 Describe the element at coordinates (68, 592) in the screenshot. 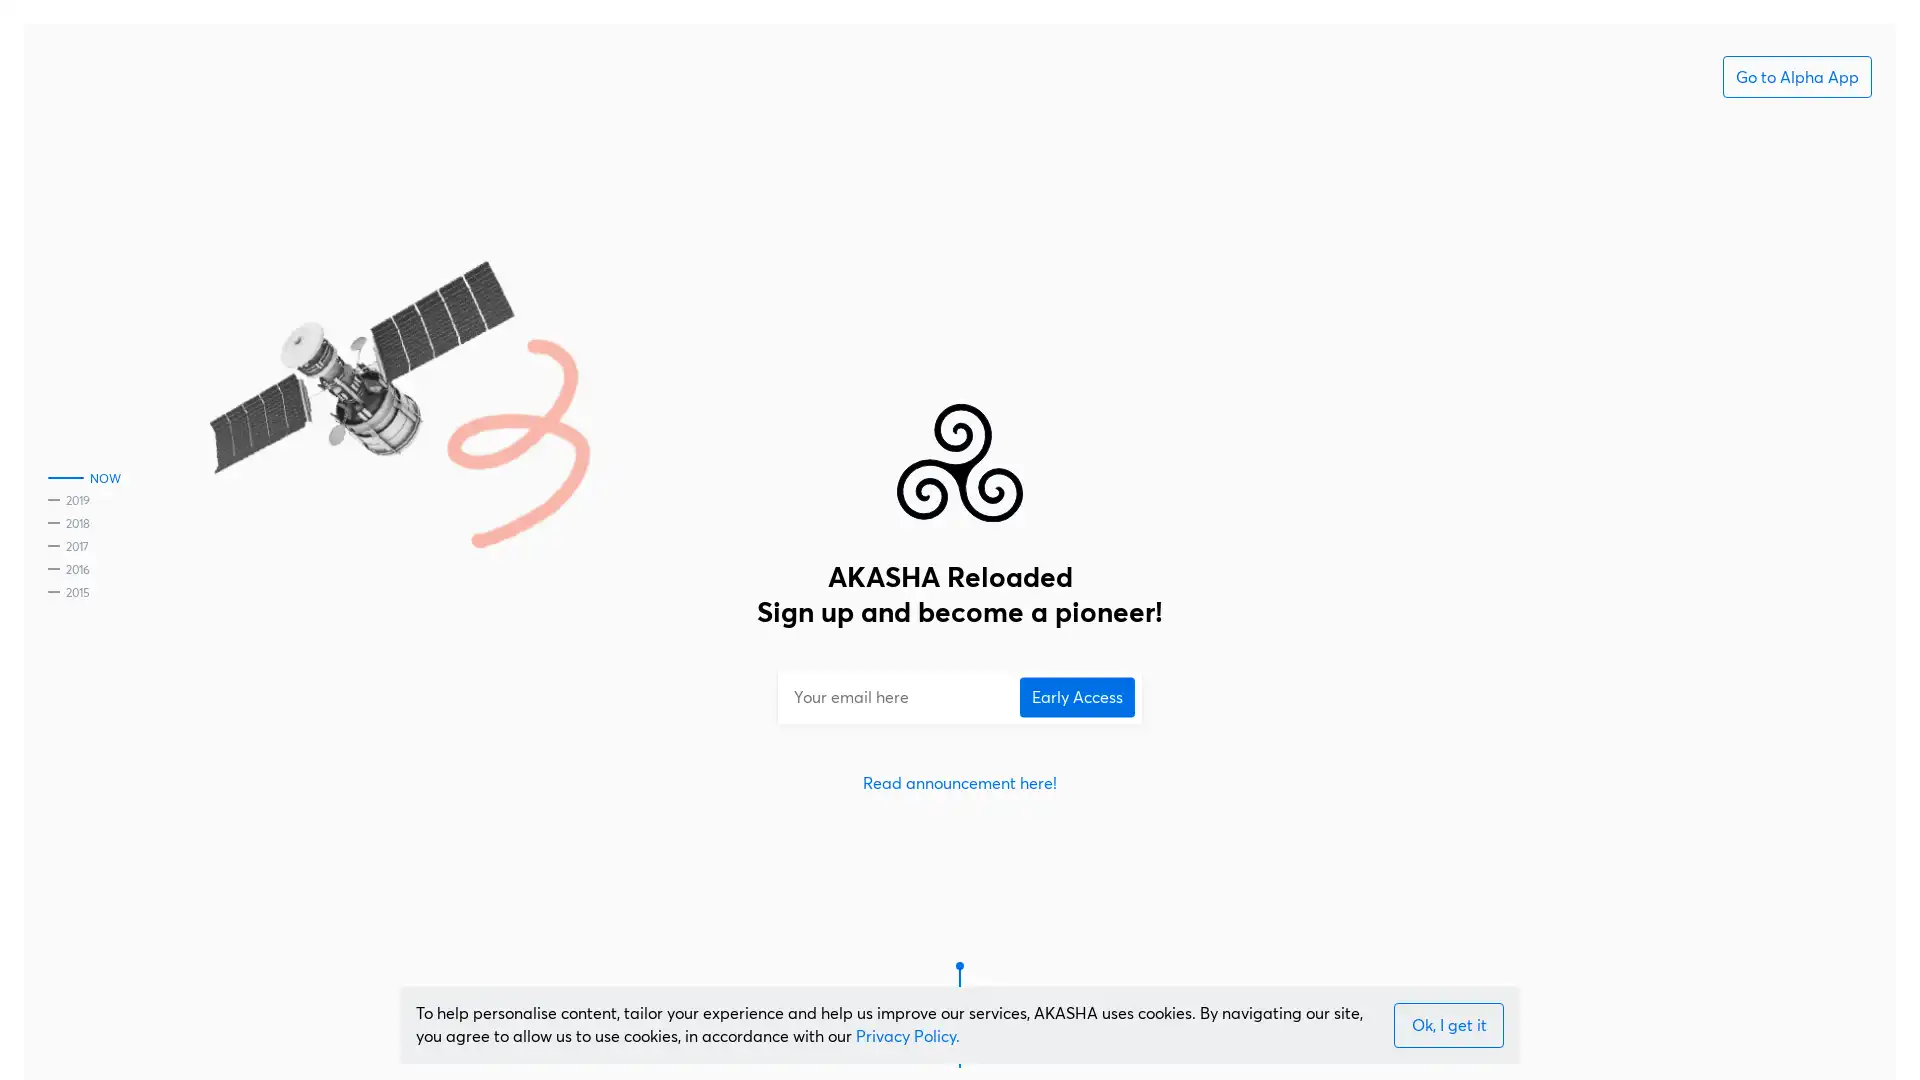

I see `2015` at that location.